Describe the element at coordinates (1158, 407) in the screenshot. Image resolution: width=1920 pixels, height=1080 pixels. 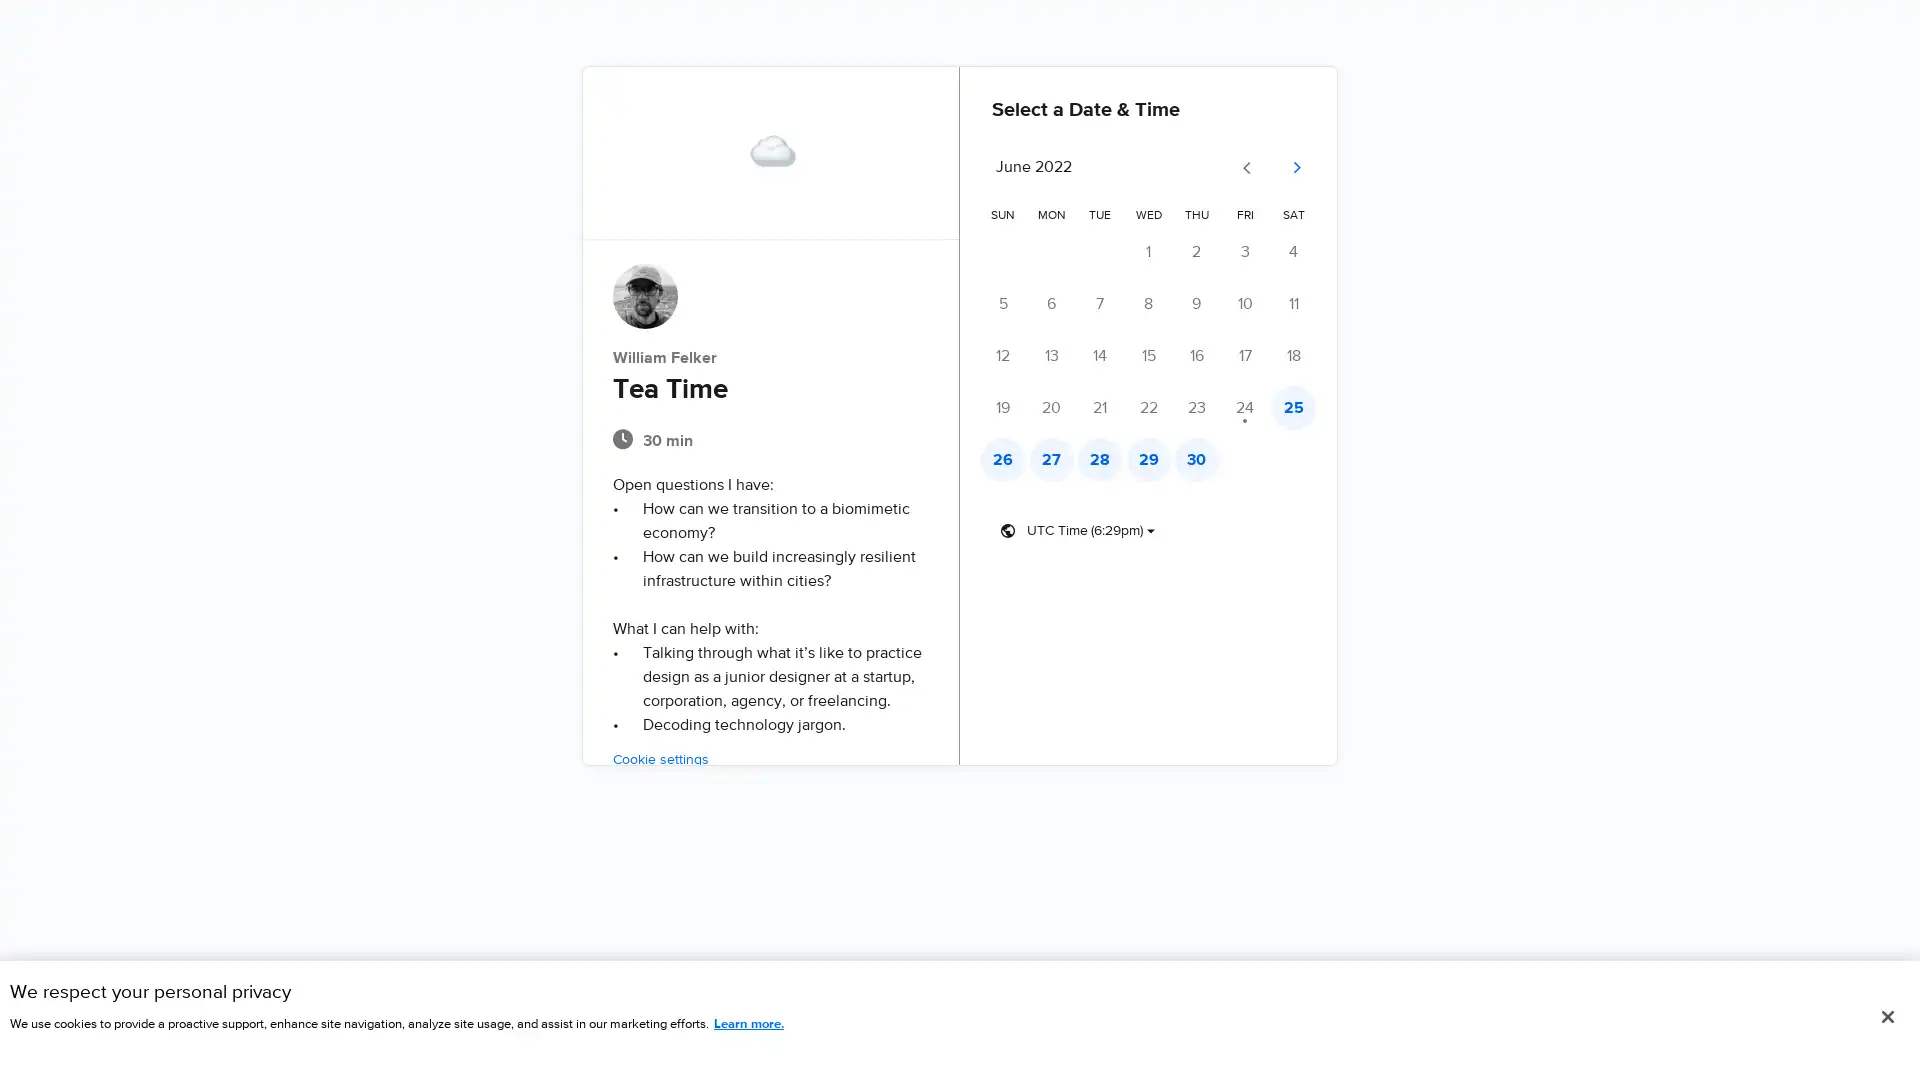
I see `Wednesday, June 22 - No times available` at that location.